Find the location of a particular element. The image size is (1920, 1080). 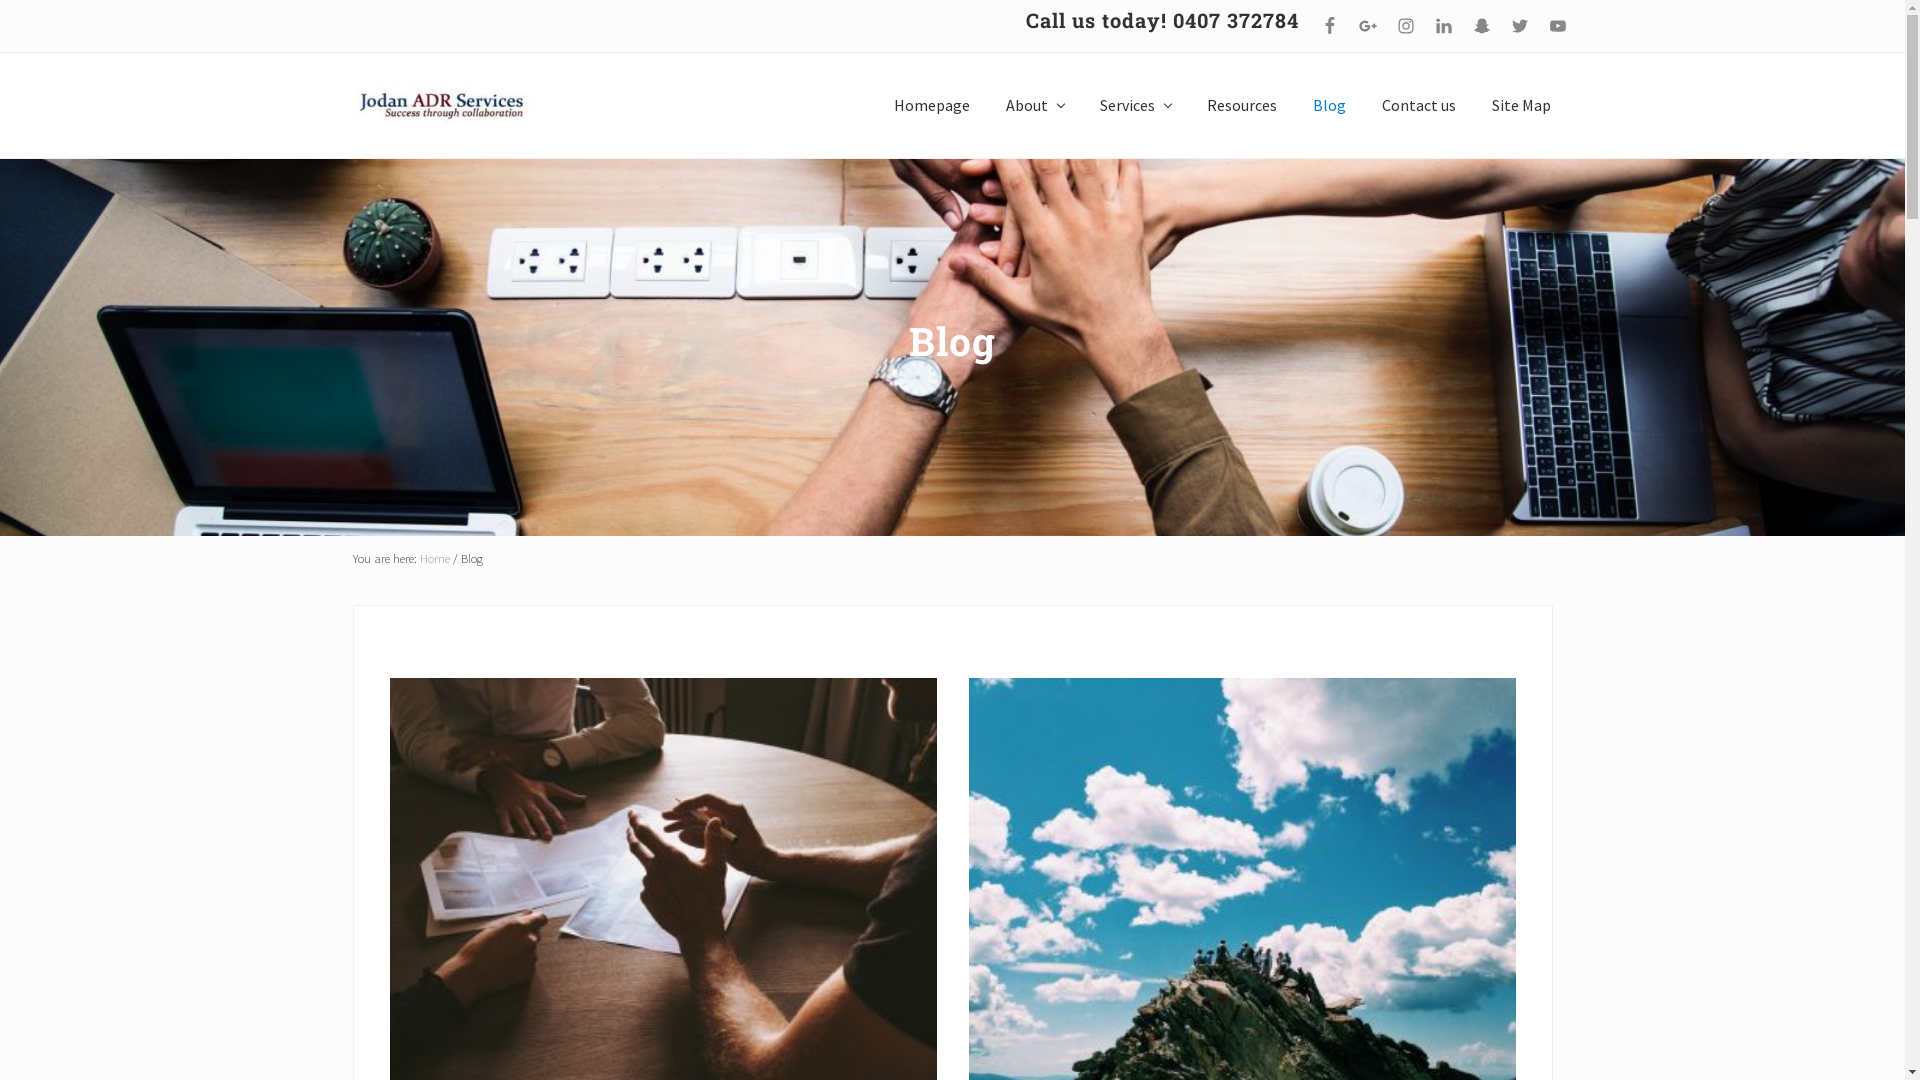

'YouTube' is located at coordinates (1540, 26).